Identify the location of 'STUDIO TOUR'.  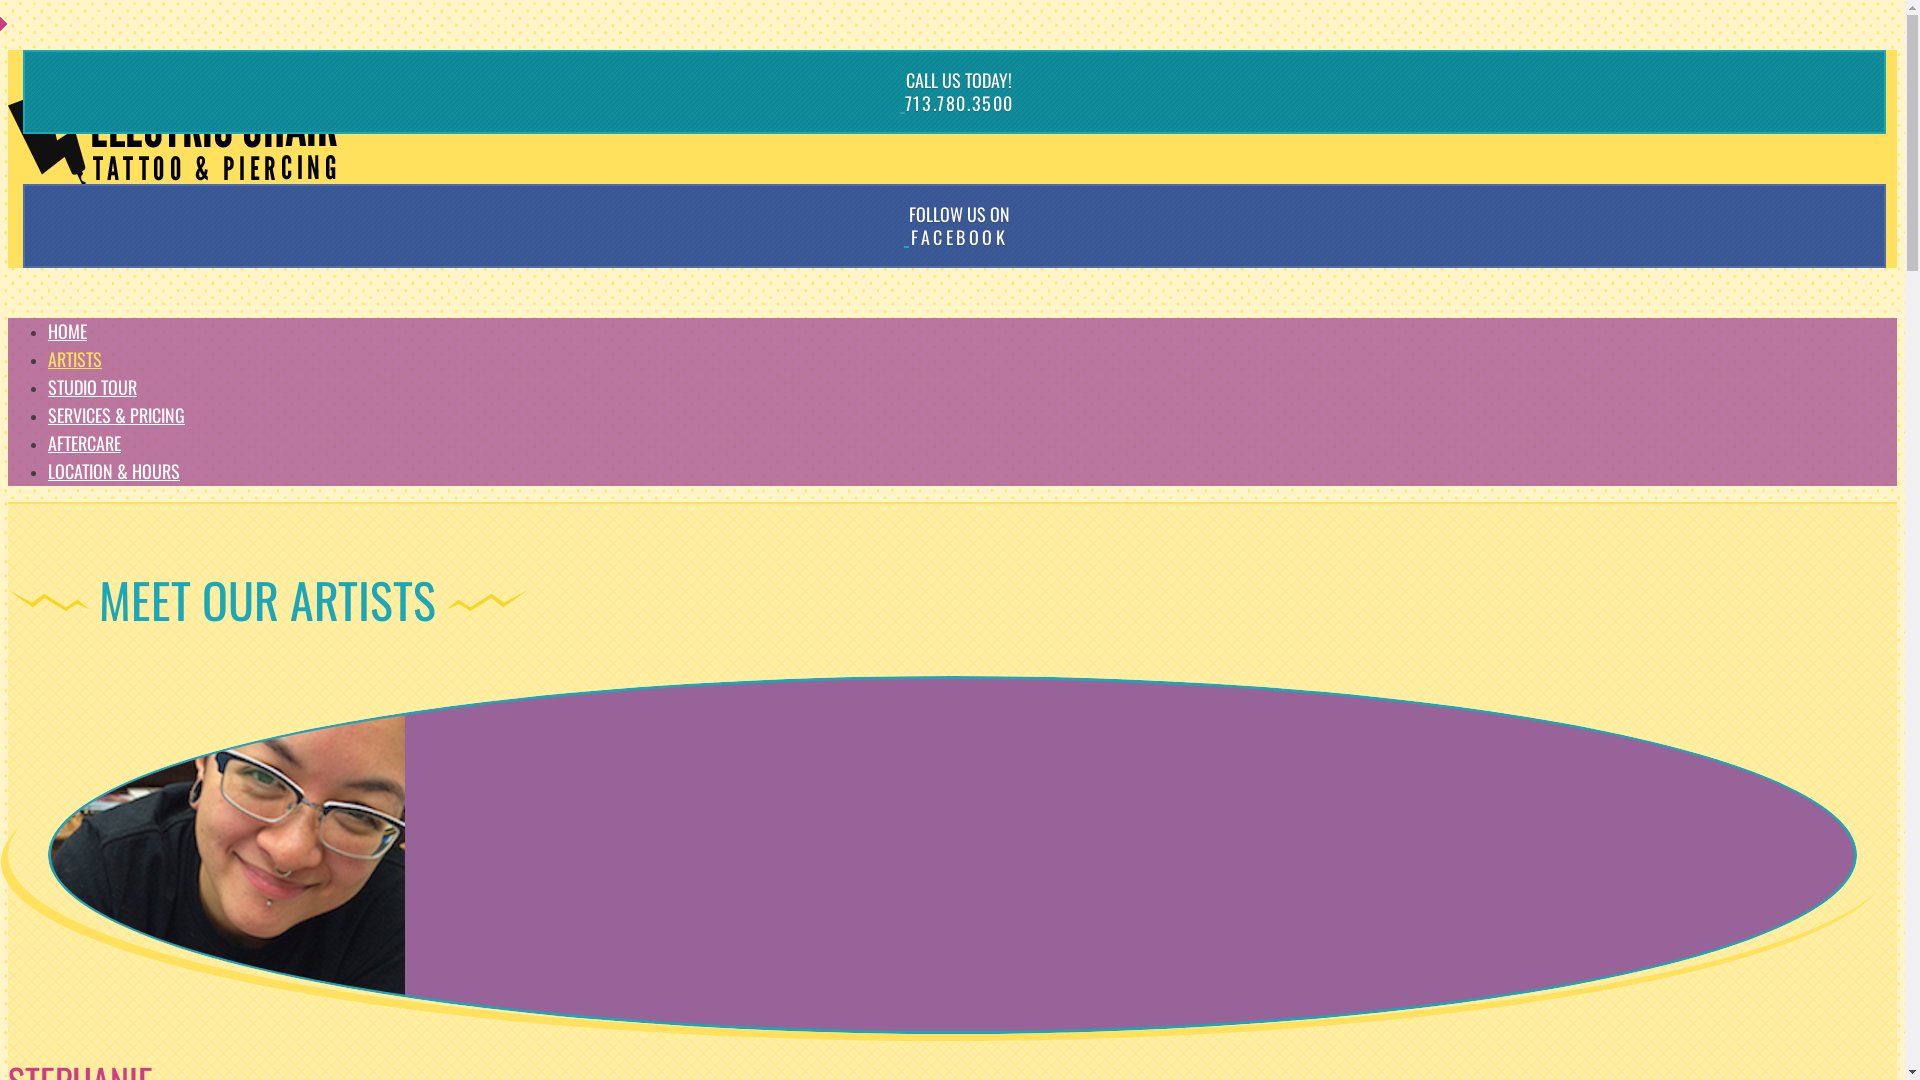
(91, 386).